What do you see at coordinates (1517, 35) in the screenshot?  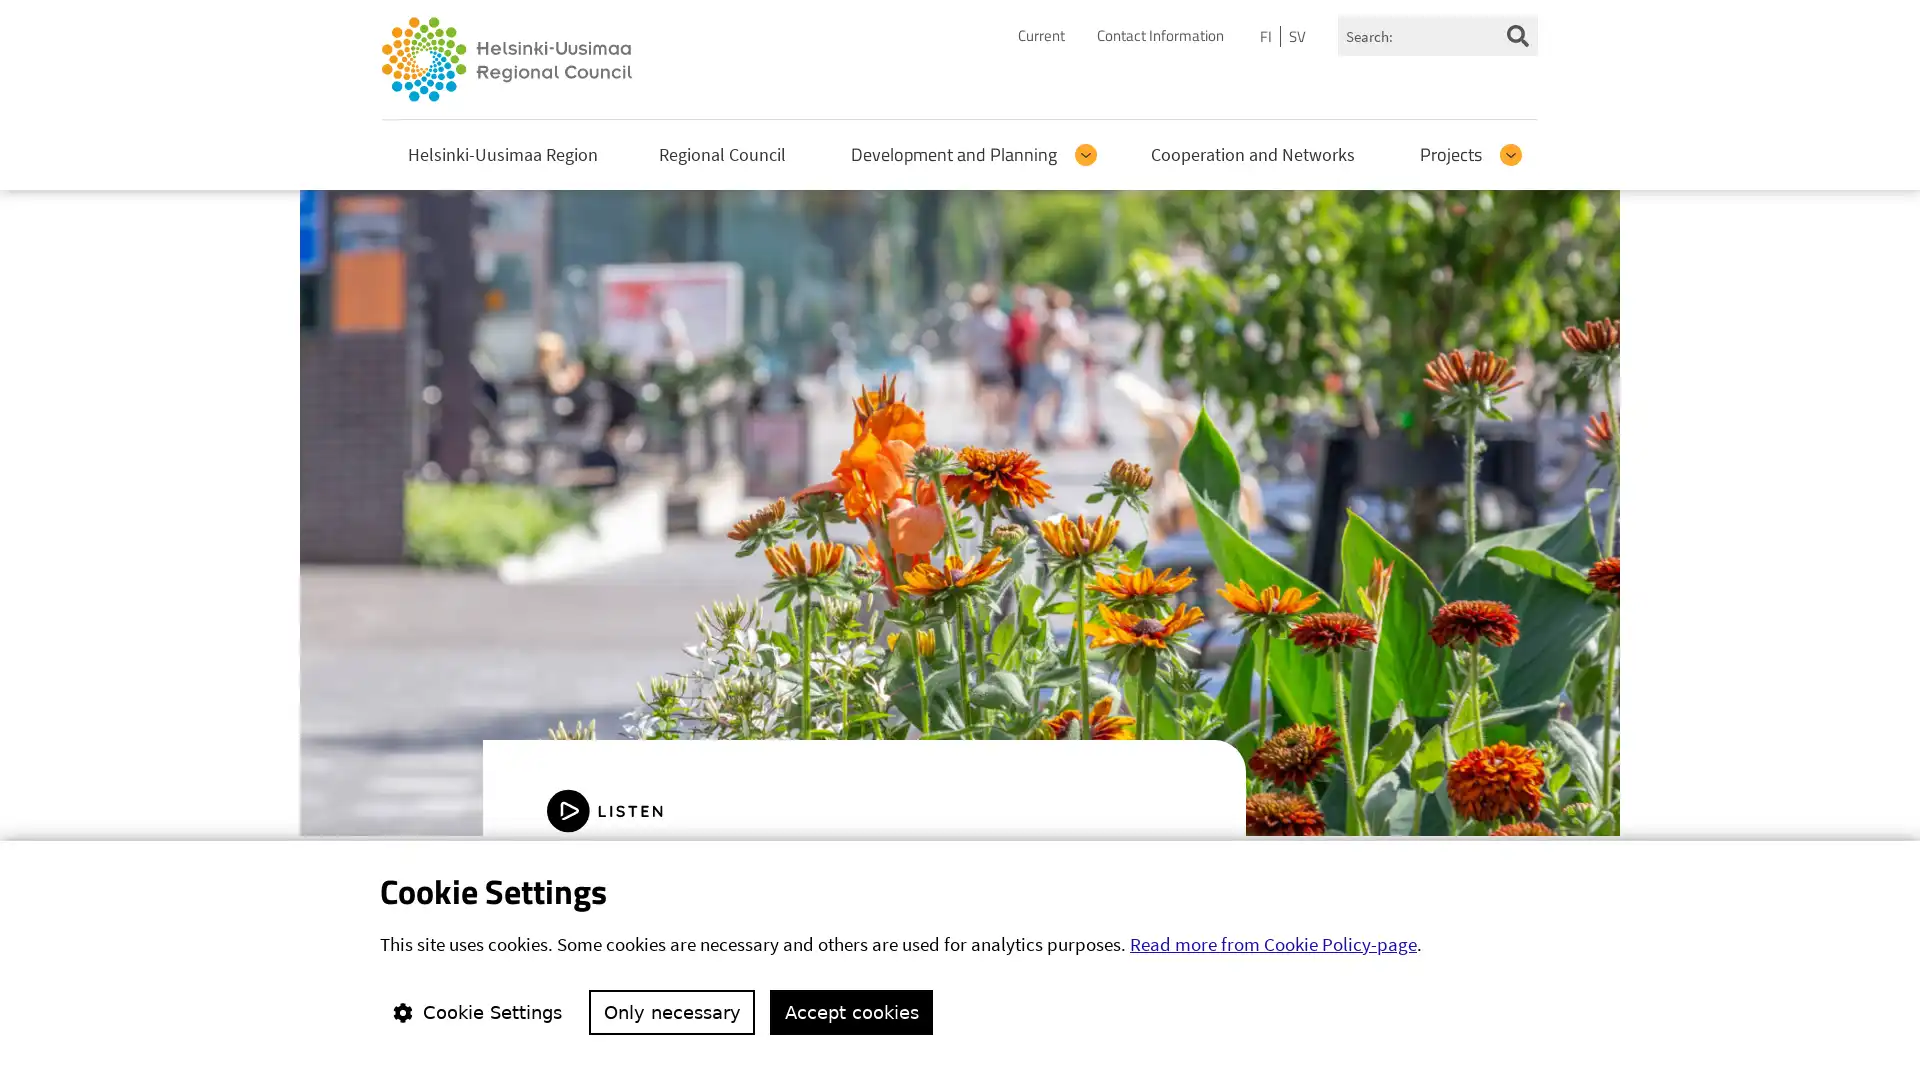 I see `Search:` at bounding box center [1517, 35].